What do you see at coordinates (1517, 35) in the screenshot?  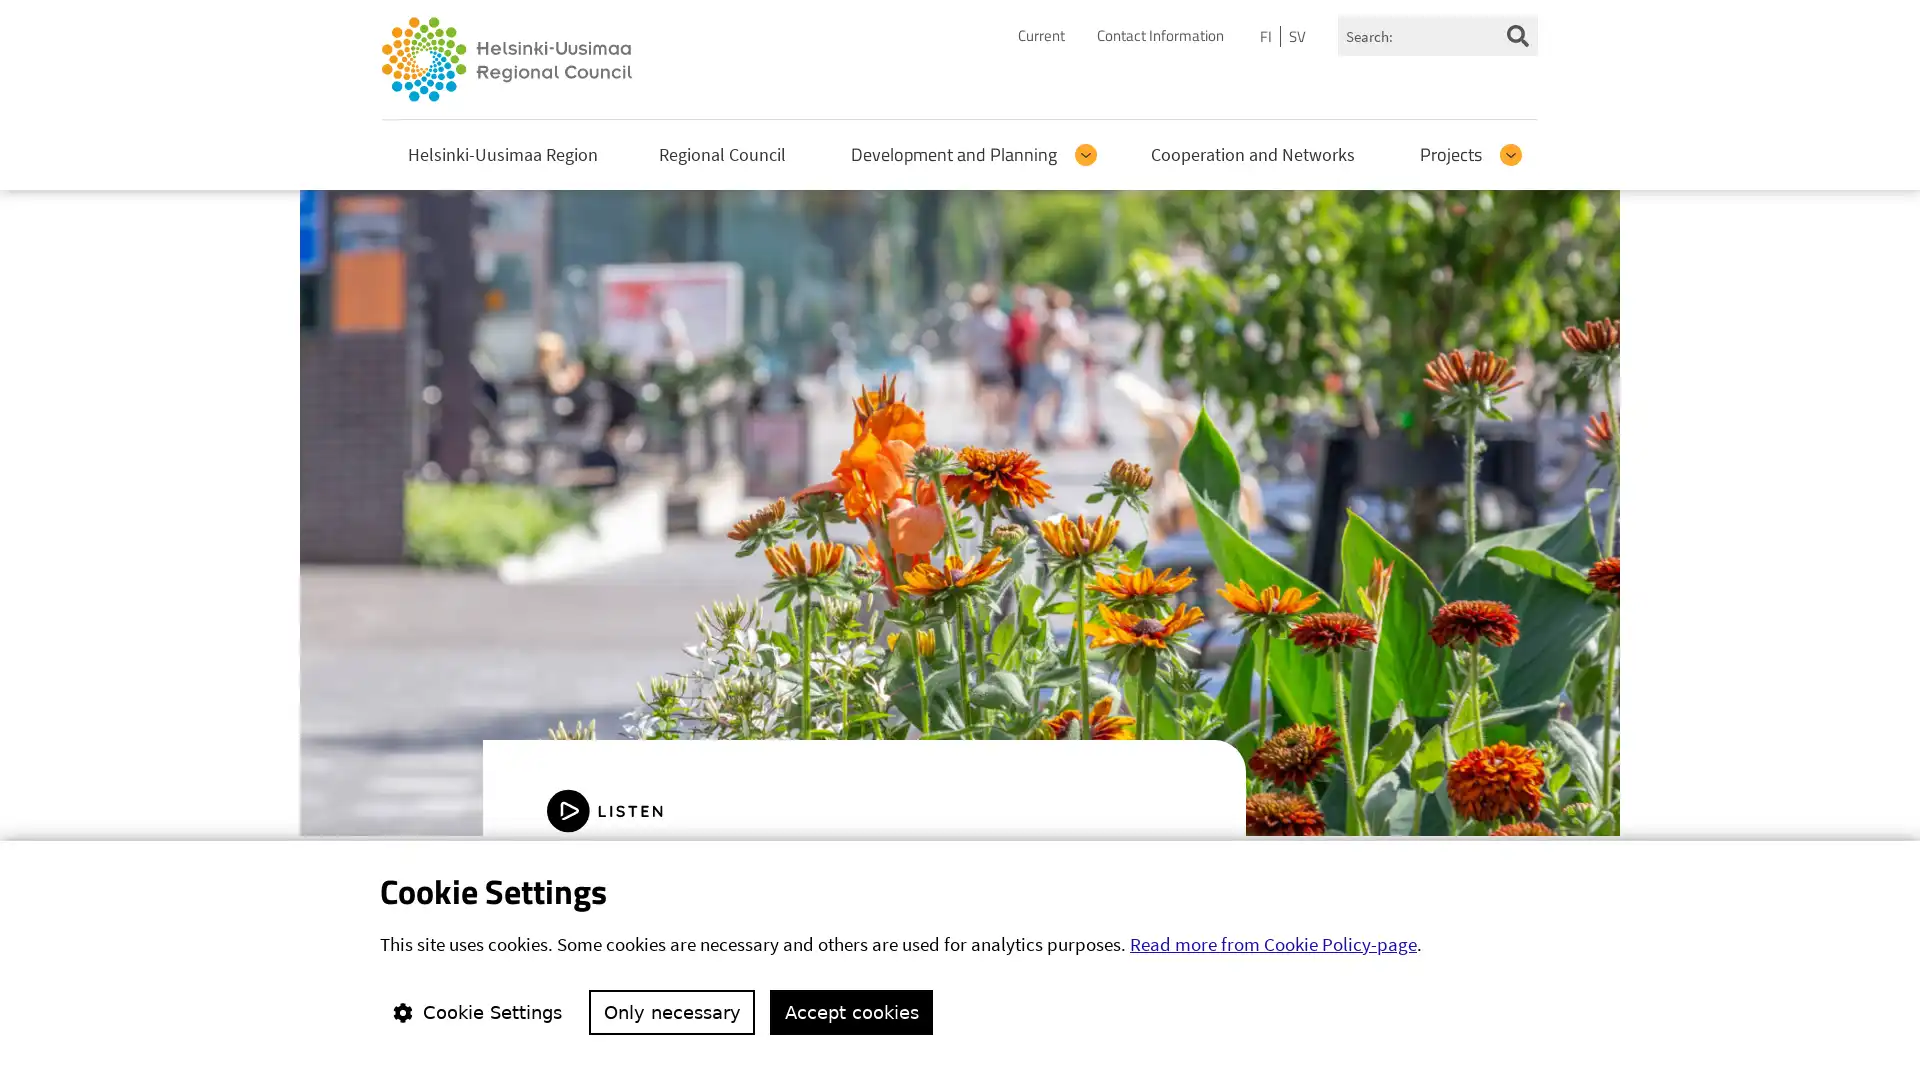 I see `Search:` at bounding box center [1517, 35].